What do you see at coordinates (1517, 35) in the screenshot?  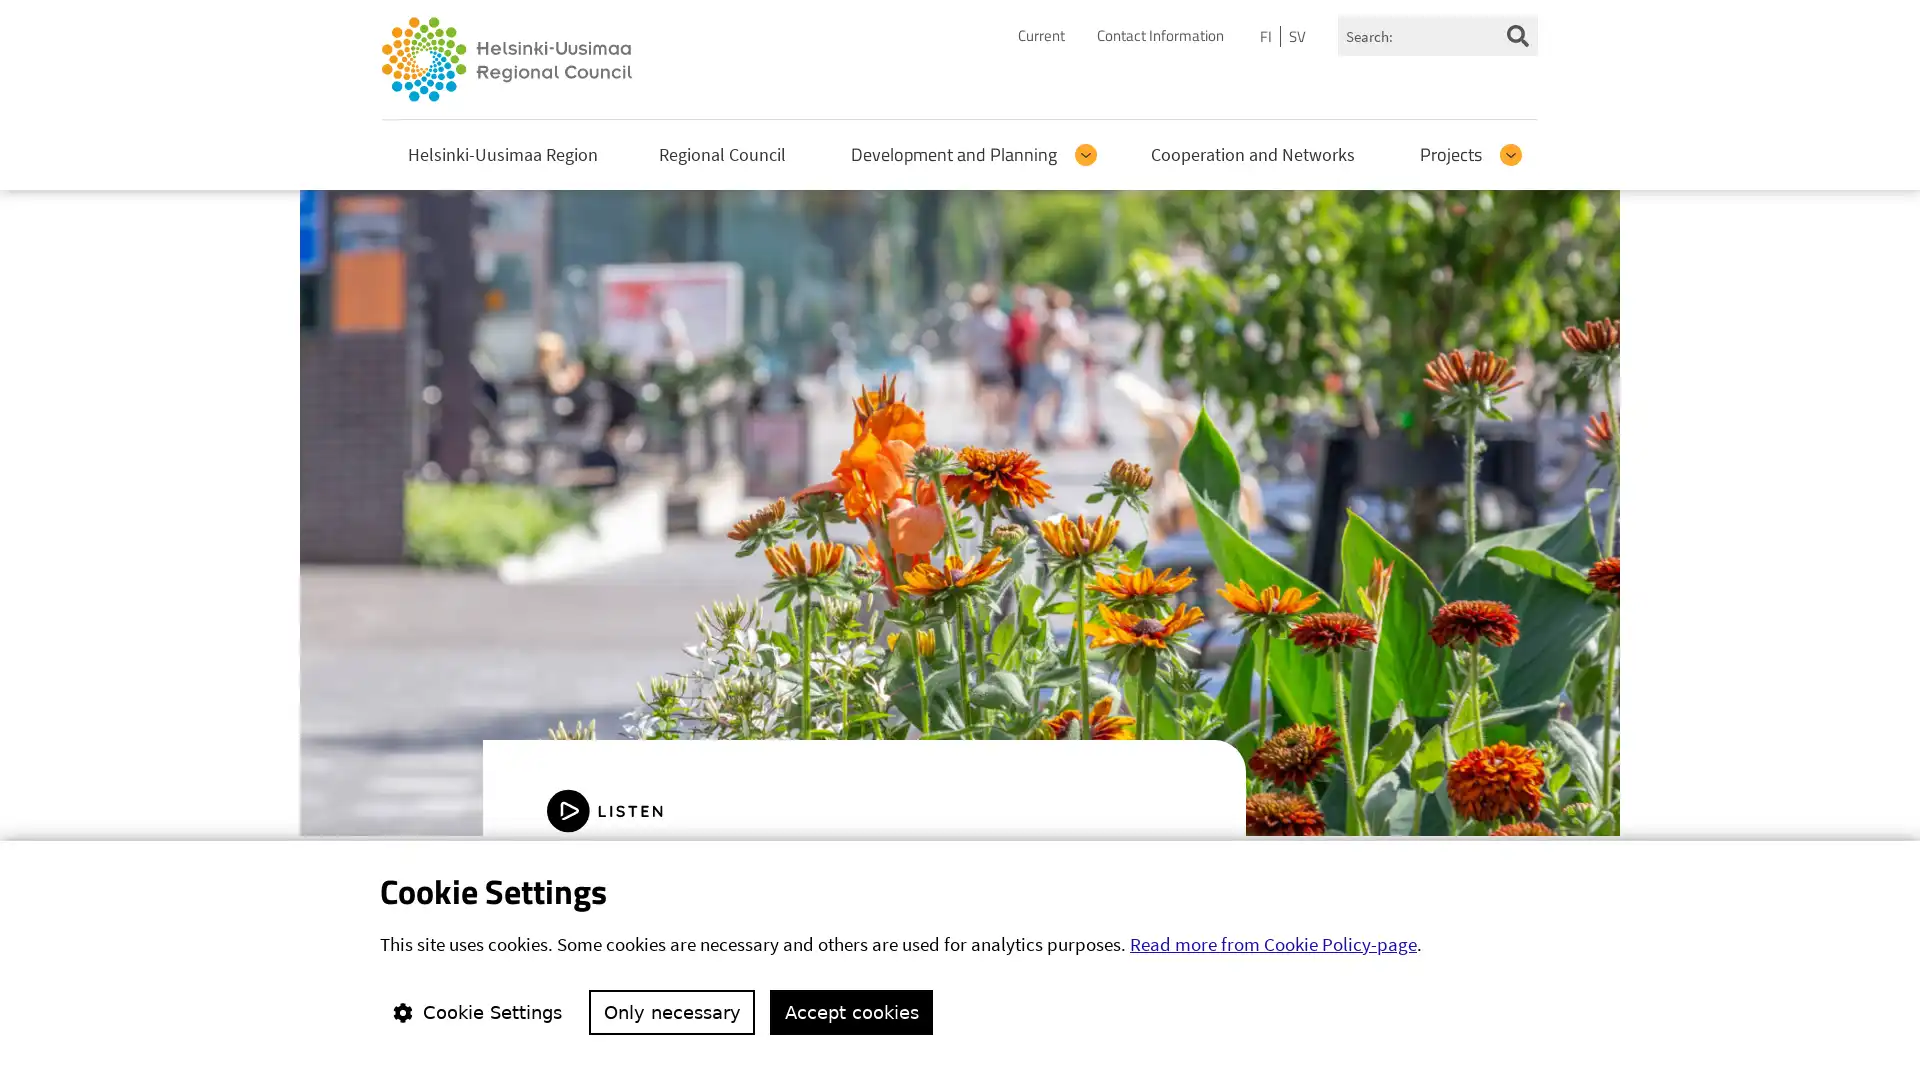 I see `Search:` at bounding box center [1517, 35].